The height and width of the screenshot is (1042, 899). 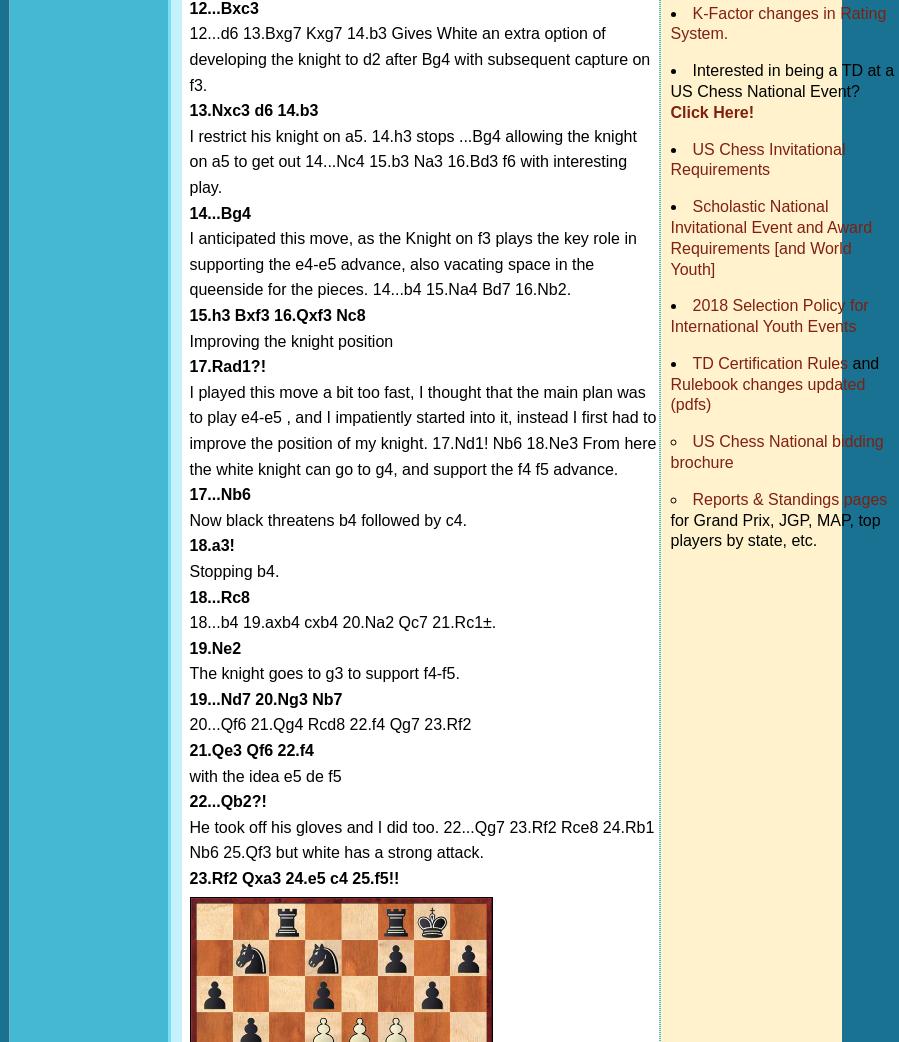 I want to click on '2018 Selection Policy for International Youth Events', so click(x=769, y=316).